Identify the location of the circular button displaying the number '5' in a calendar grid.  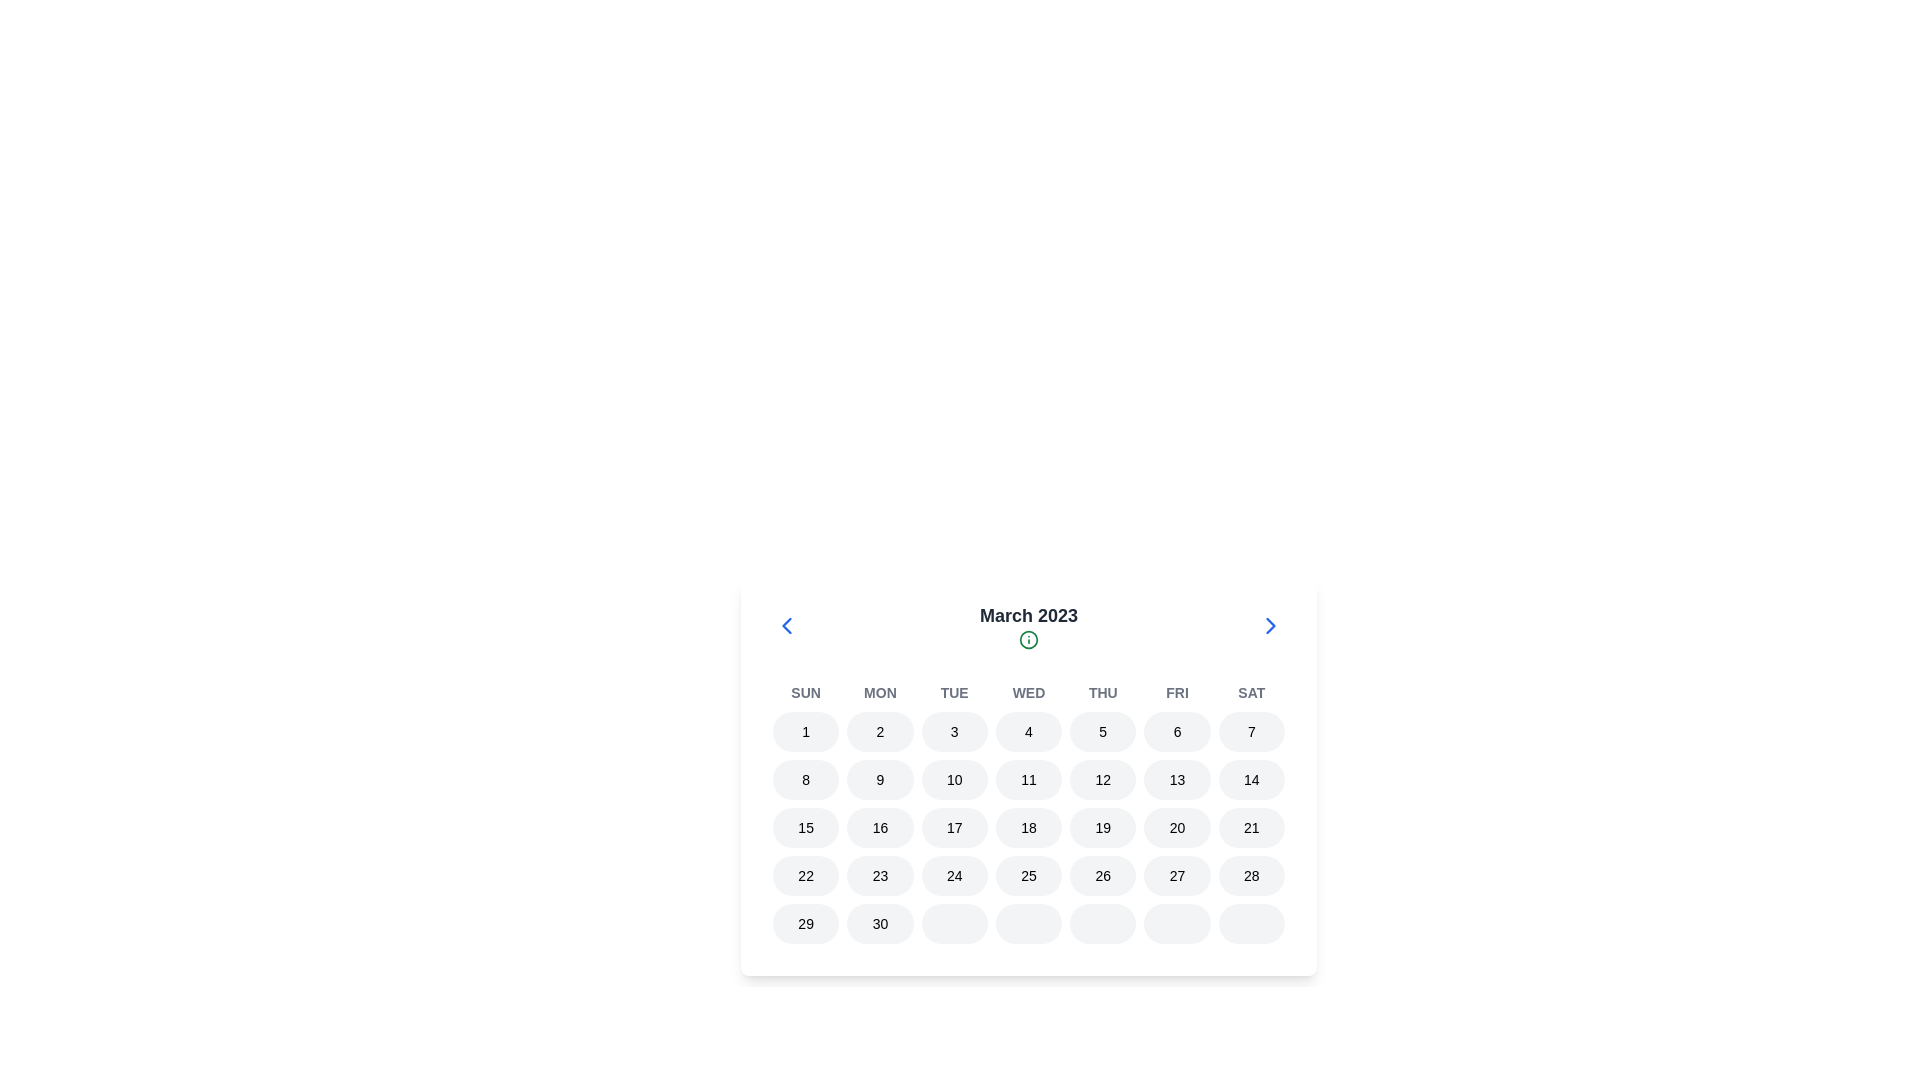
(1102, 732).